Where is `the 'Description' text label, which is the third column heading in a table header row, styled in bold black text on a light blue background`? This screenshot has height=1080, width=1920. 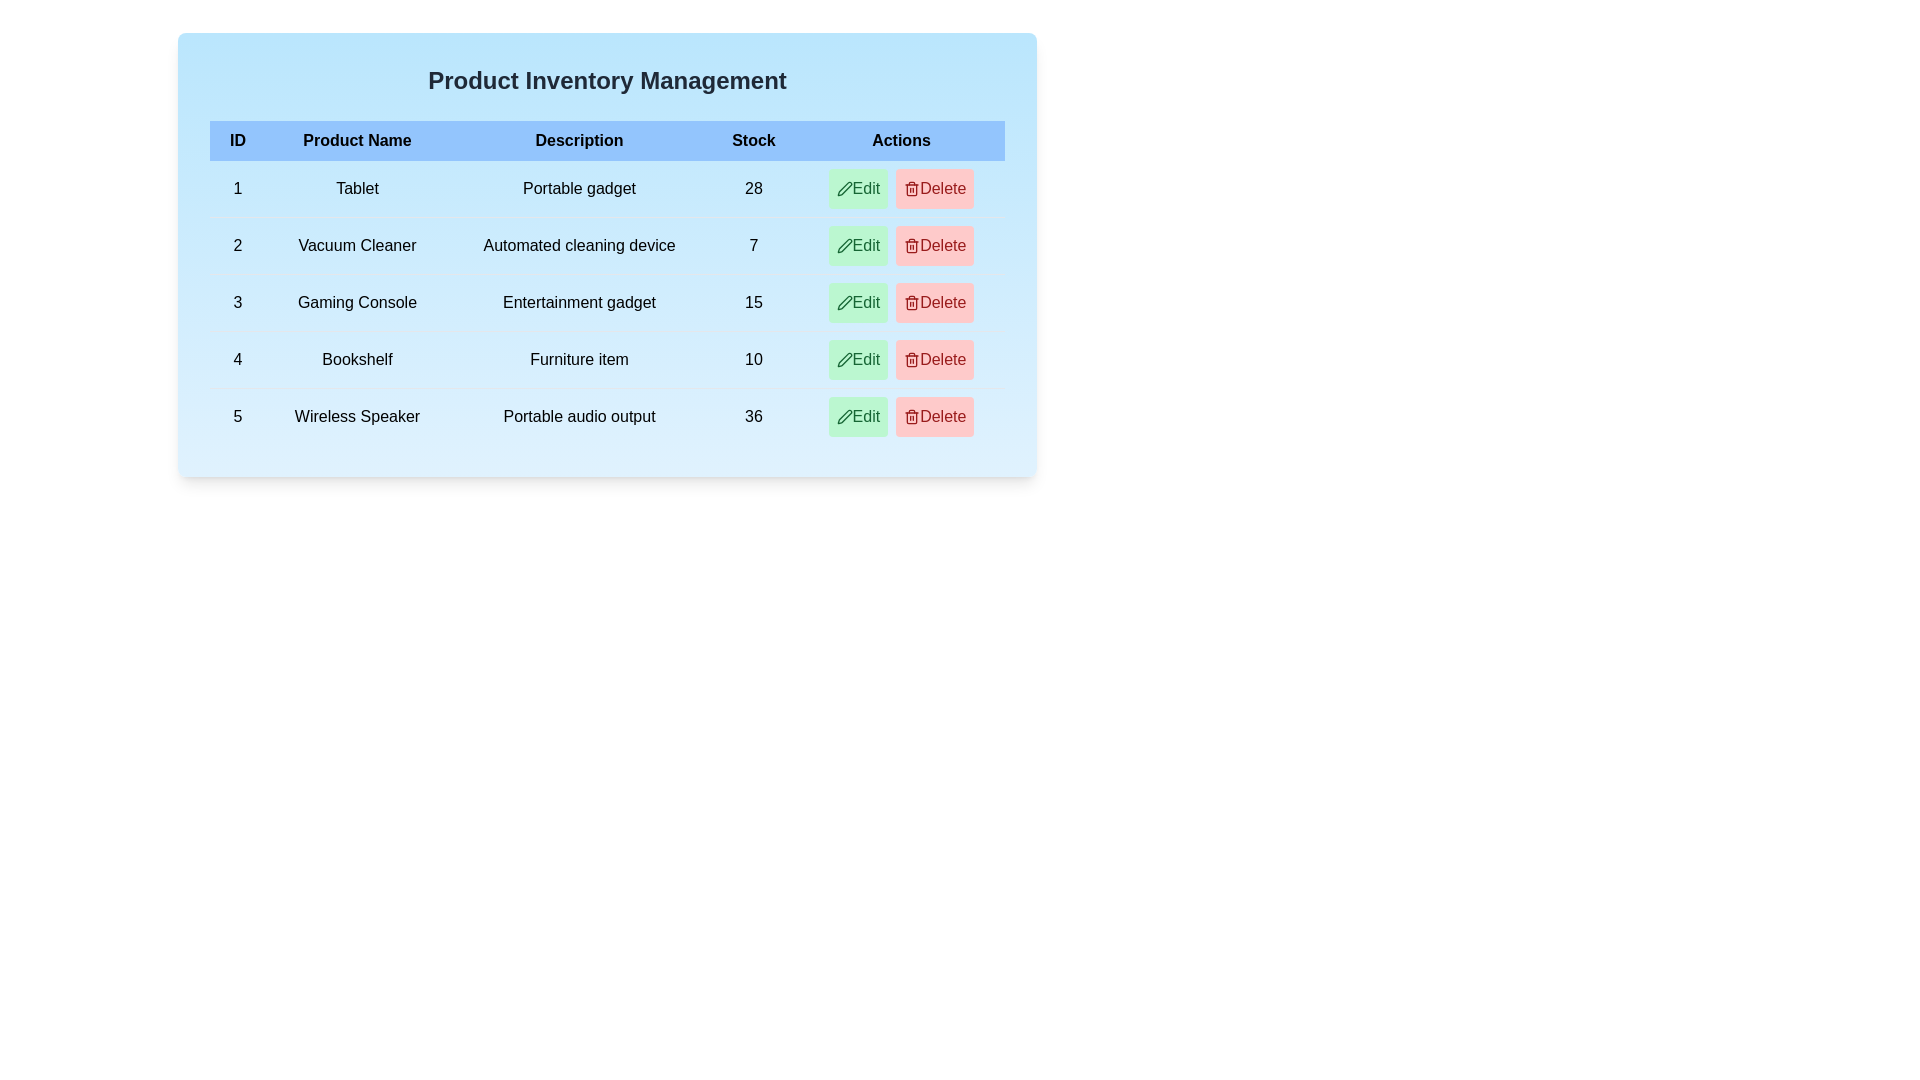 the 'Description' text label, which is the third column heading in a table header row, styled in bold black text on a light blue background is located at coordinates (578, 140).